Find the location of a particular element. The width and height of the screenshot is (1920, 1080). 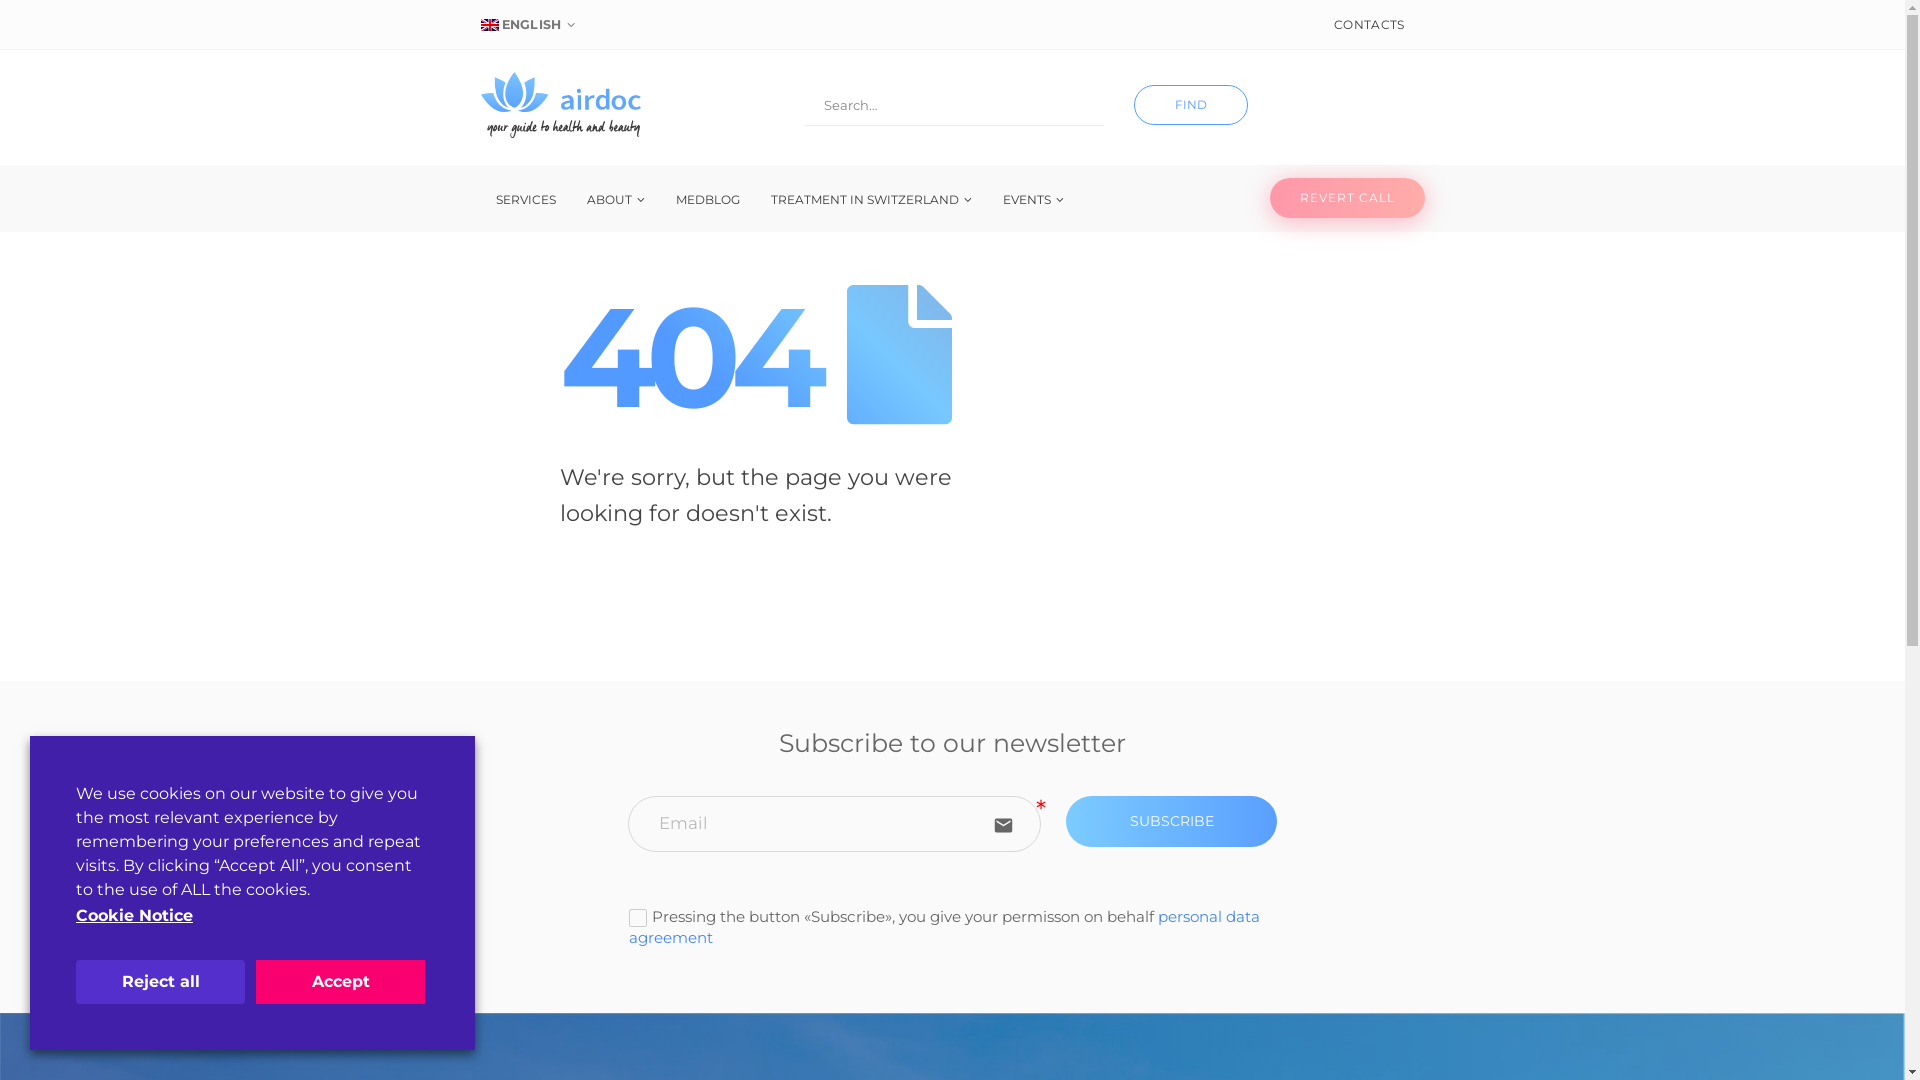

'CONTACTS' is located at coordinates (1367, 24).